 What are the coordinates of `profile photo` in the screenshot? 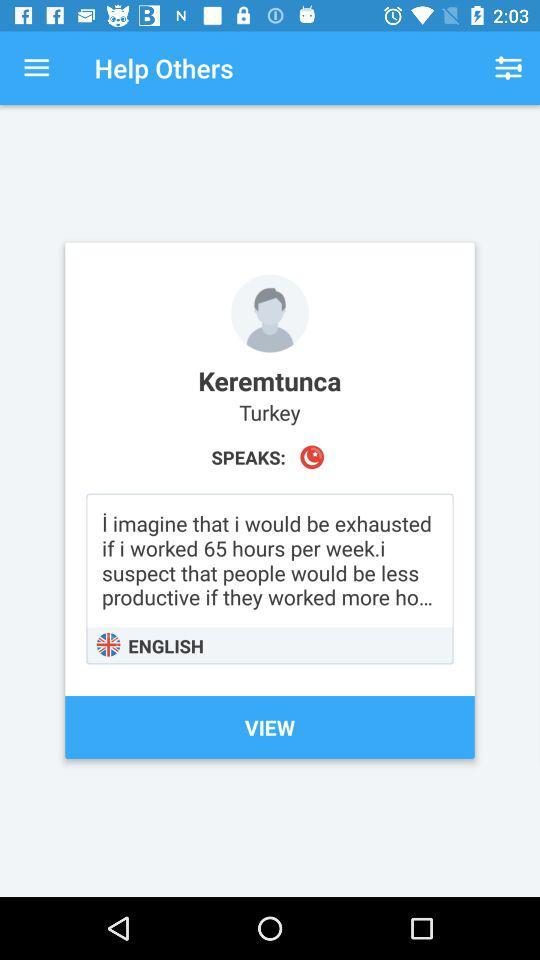 It's located at (270, 313).